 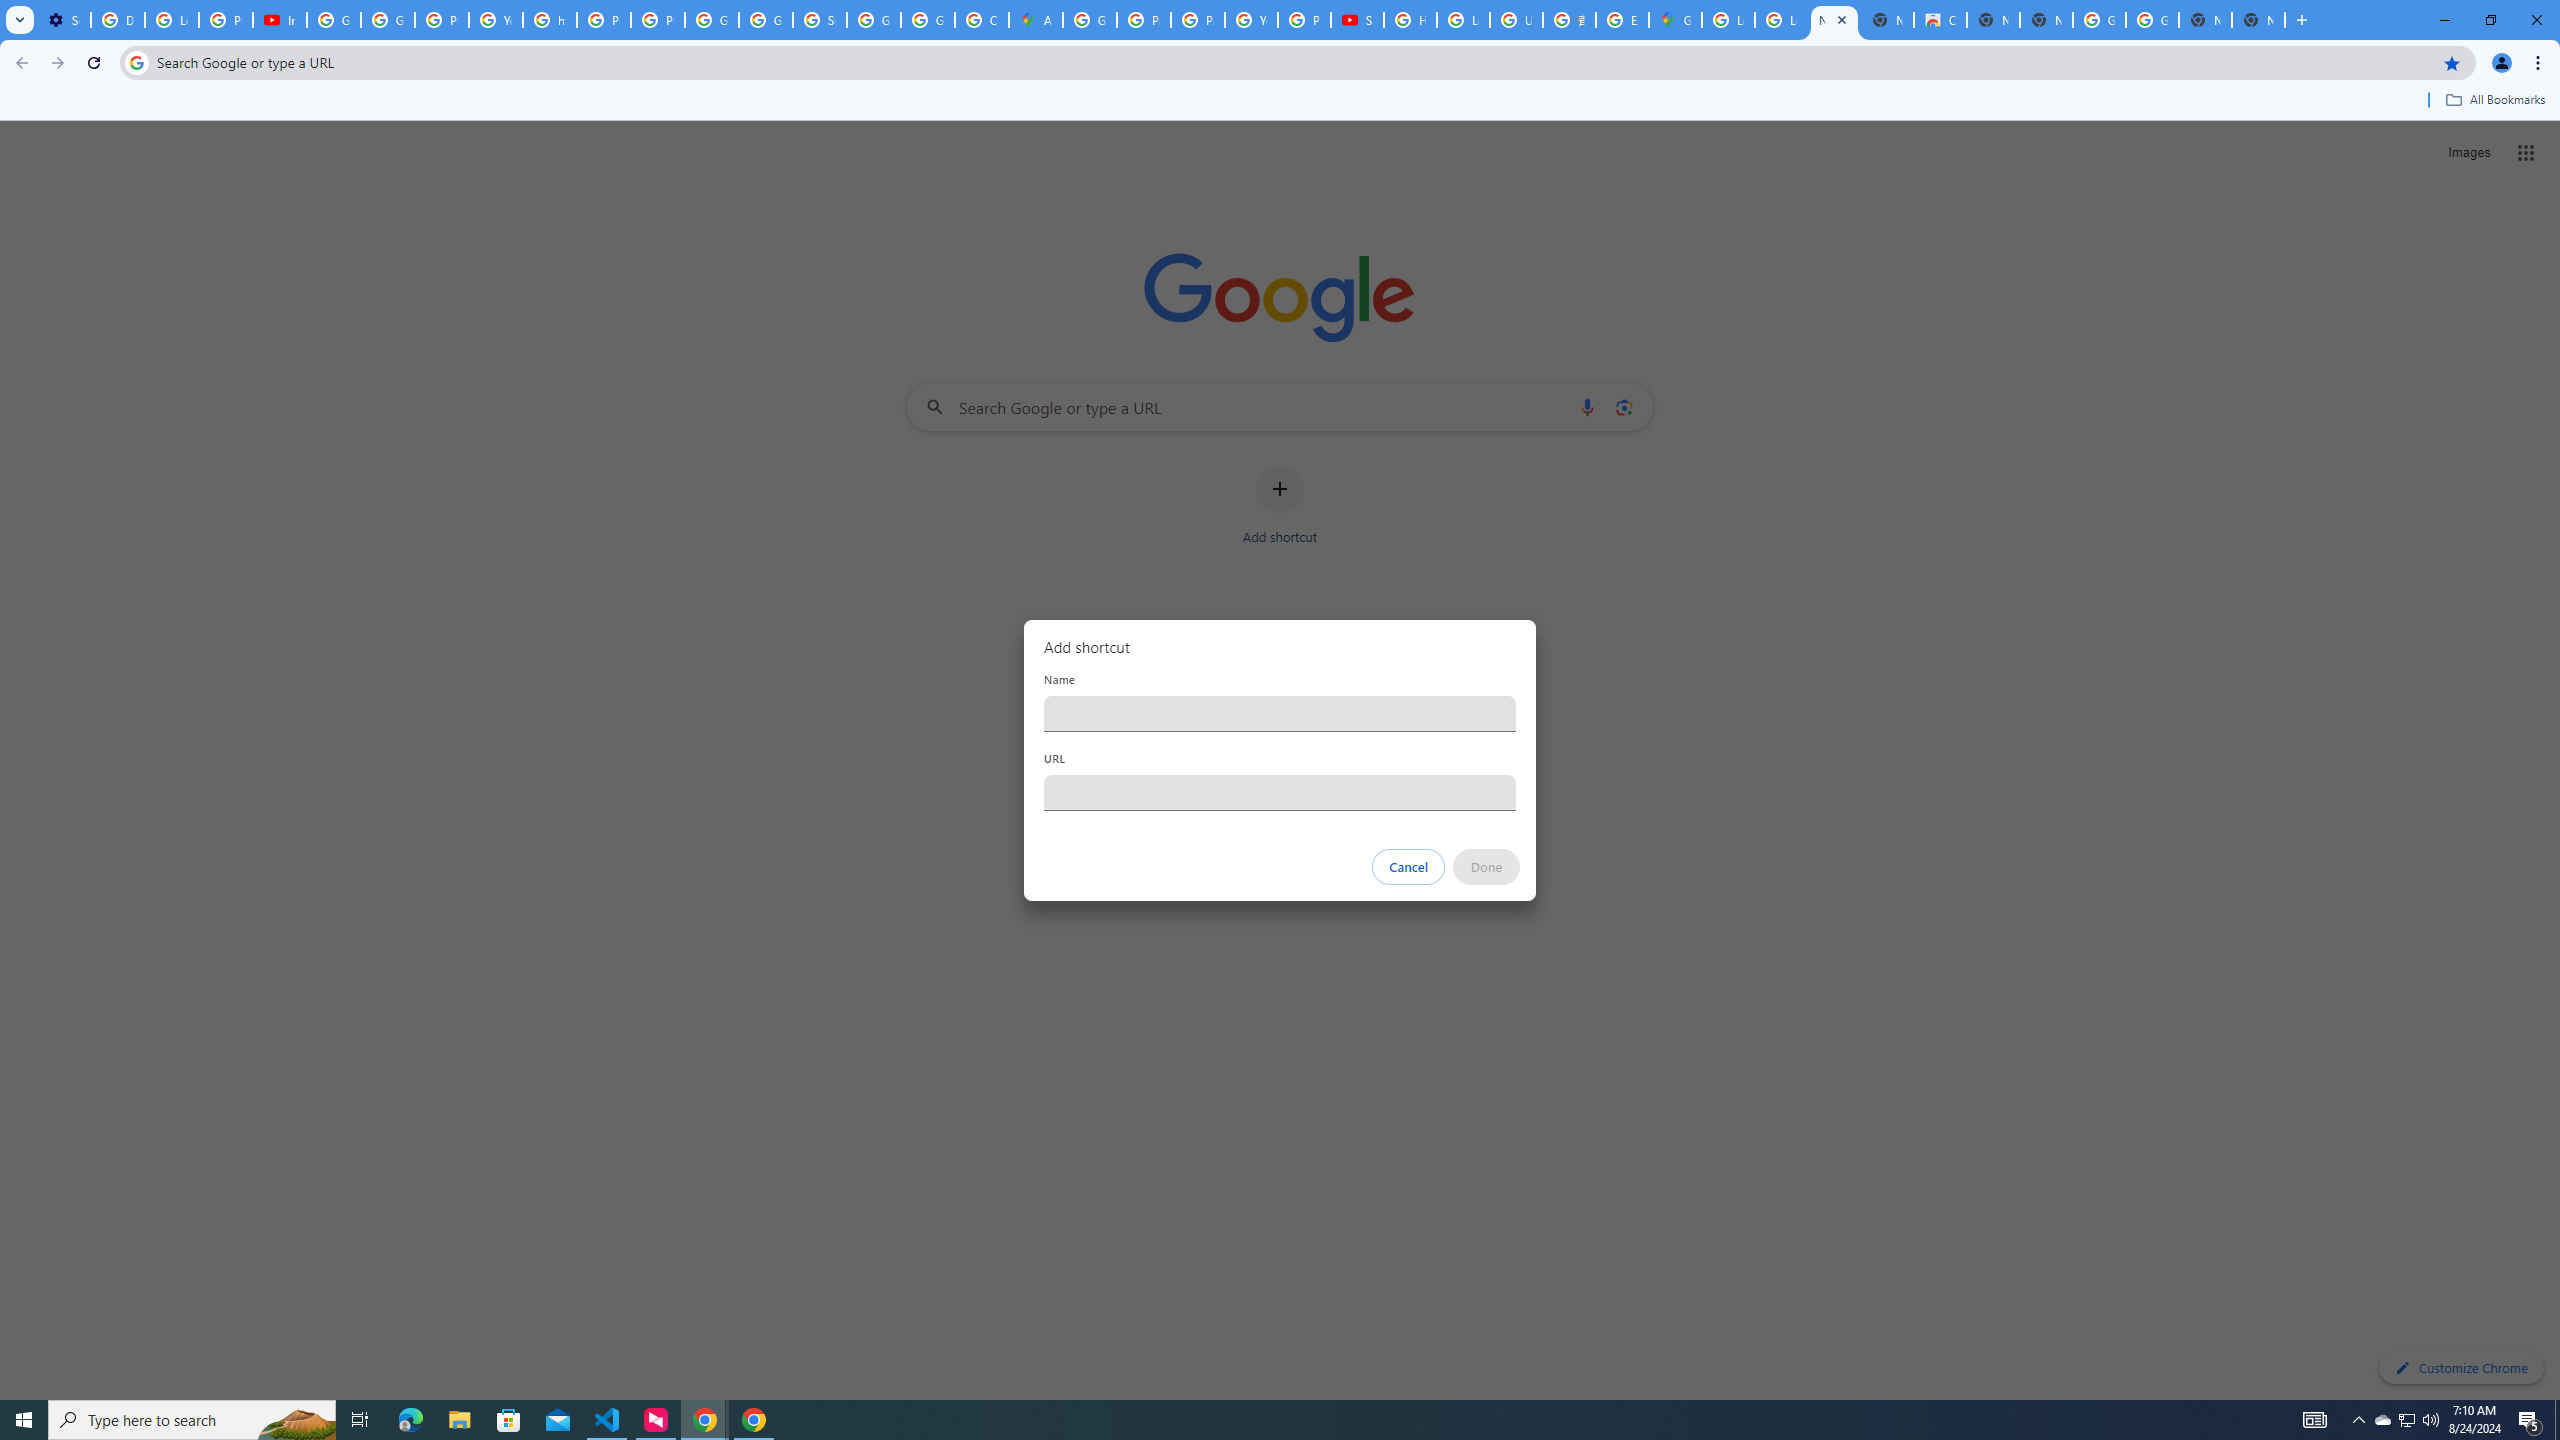 What do you see at coordinates (1940, 19) in the screenshot?
I see `'Chrome Web Store'` at bounding box center [1940, 19].